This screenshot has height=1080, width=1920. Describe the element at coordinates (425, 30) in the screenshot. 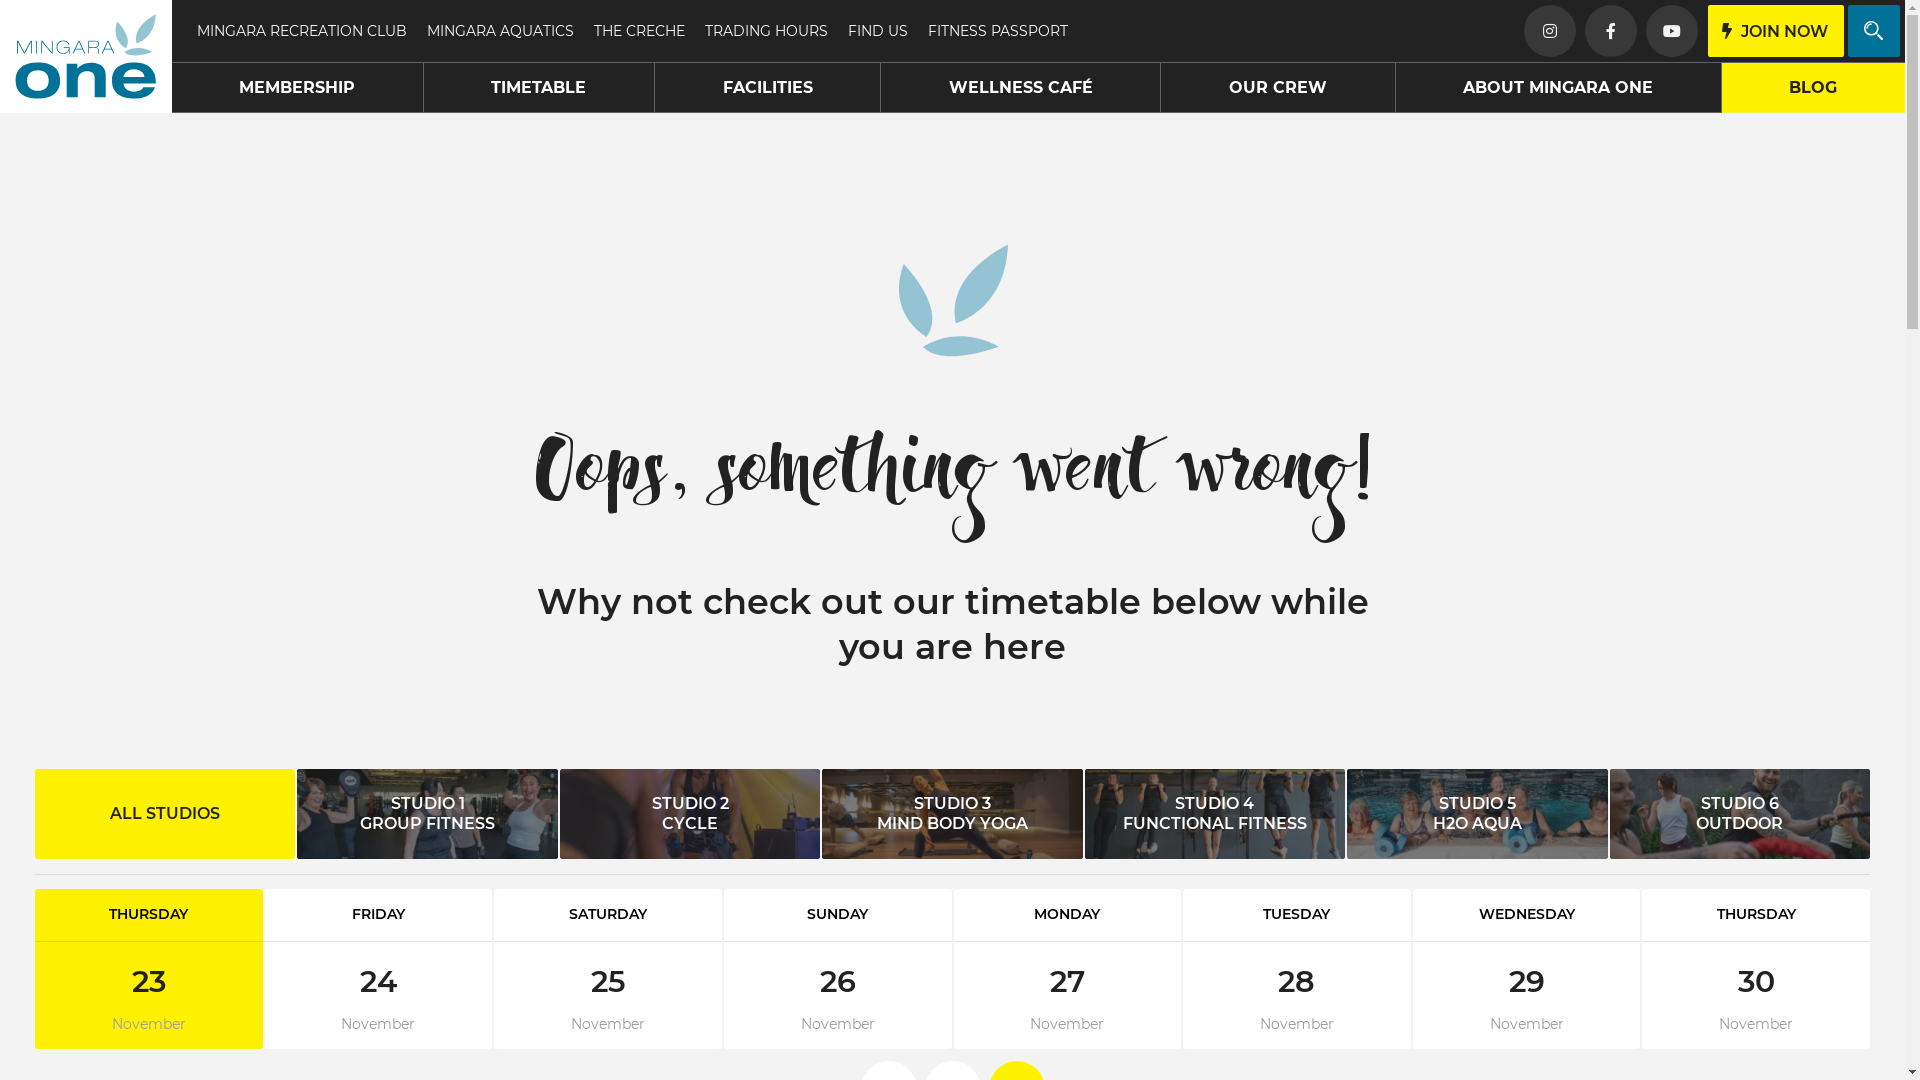

I see `'MINGARA AQUATICS'` at that location.